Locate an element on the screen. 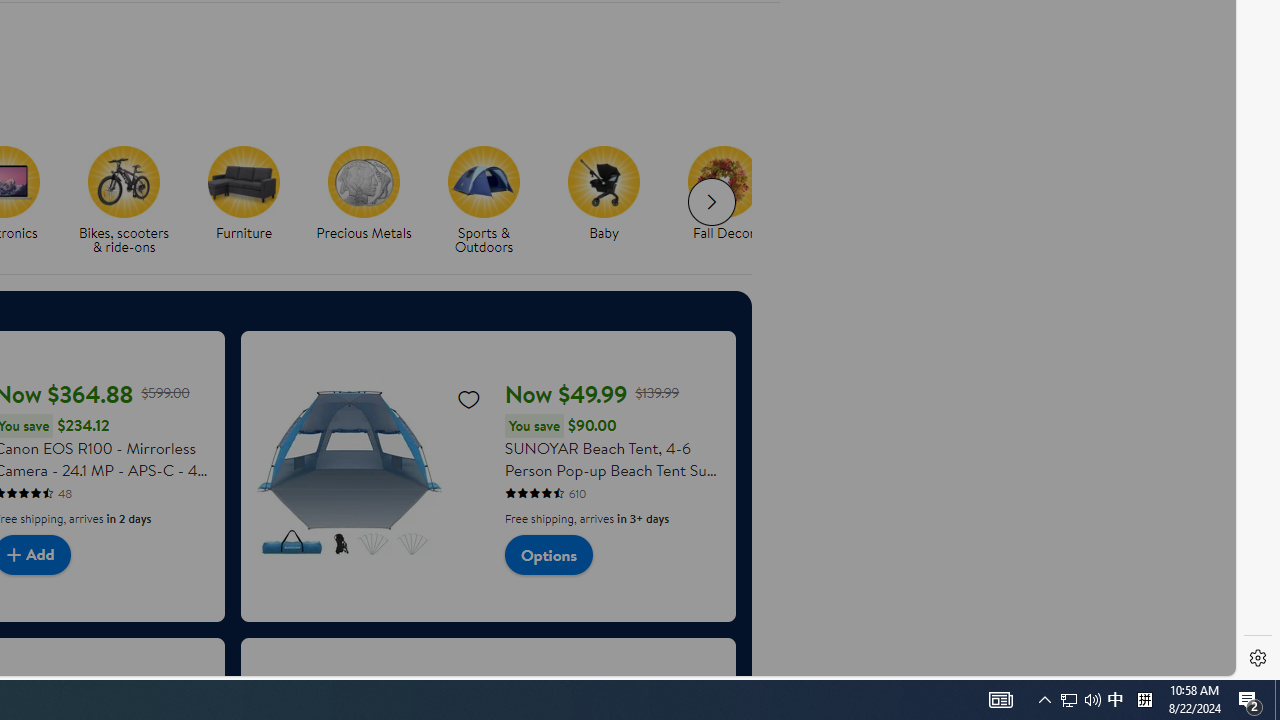 The width and height of the screenshot is (1280, 720). 'Bikes, scooters & ride-ons Bikes, scooters & ride-ons' is located at coordinates (123, 201).